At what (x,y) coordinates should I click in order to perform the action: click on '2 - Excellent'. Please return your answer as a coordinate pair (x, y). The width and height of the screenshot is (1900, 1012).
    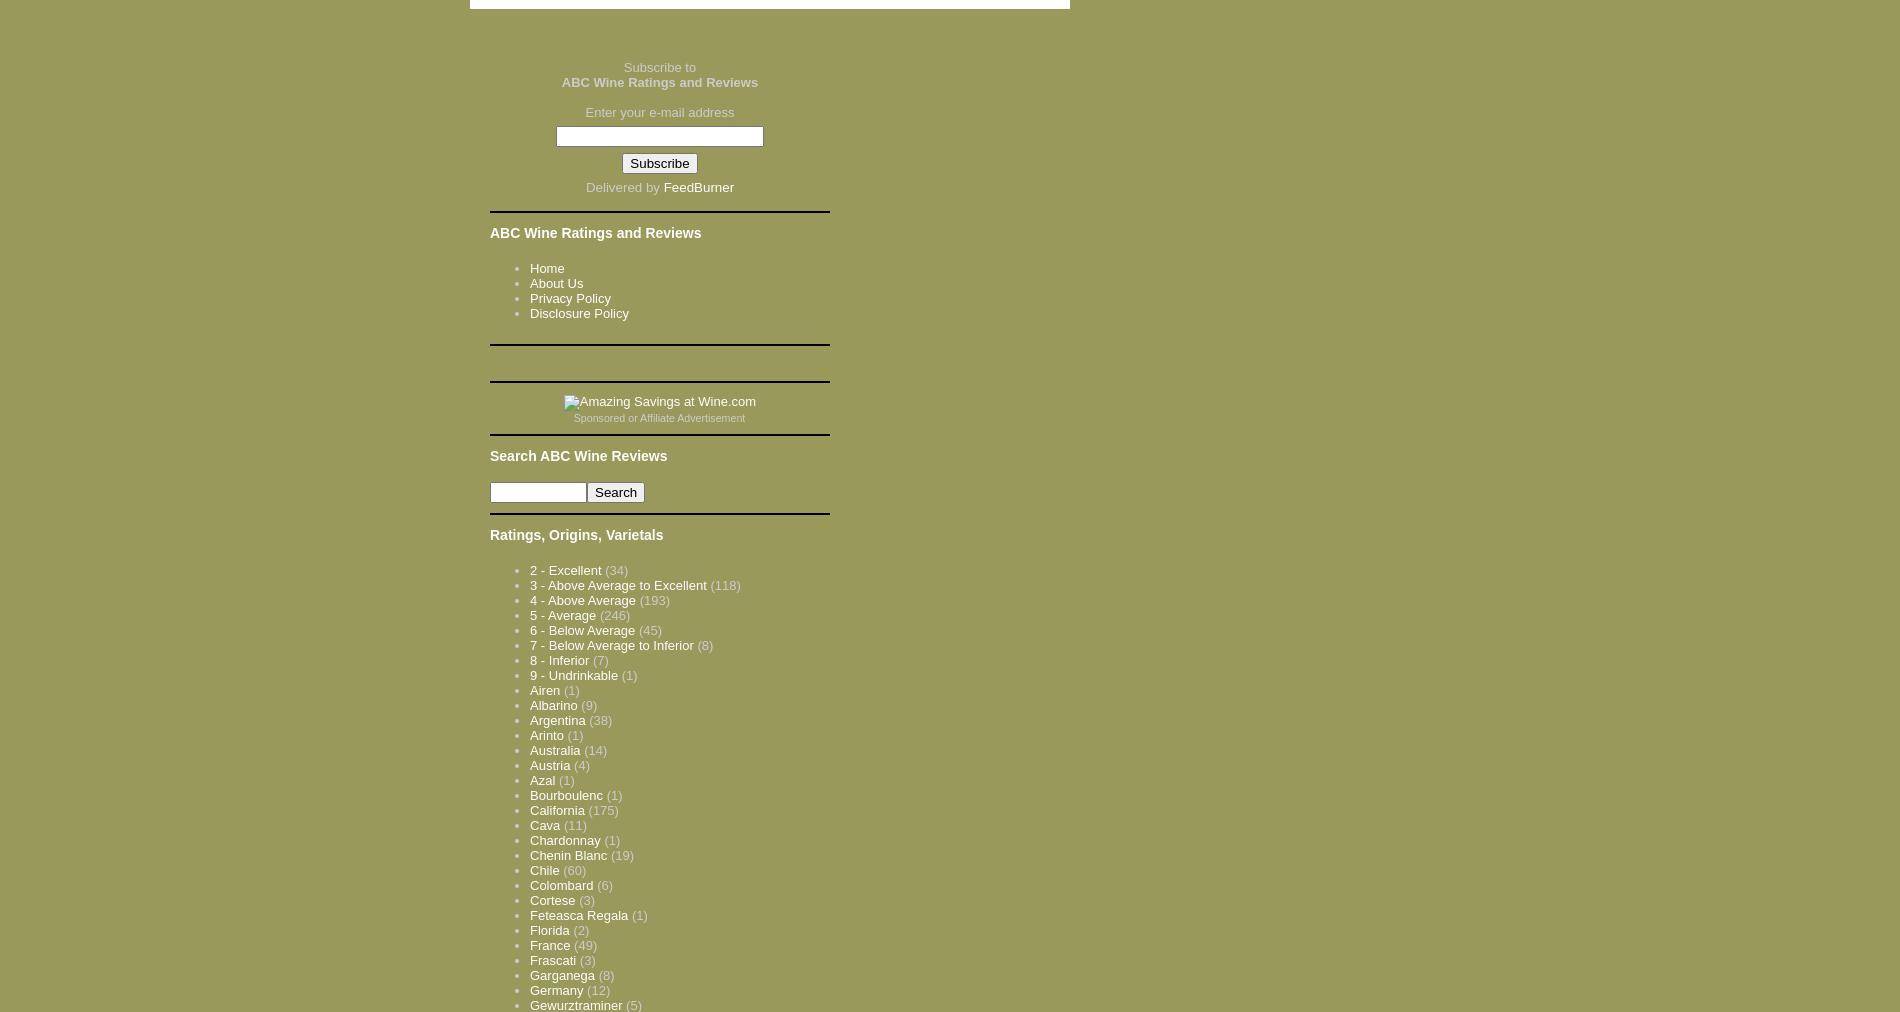
    Looking at the image, I should click on (565, 568).